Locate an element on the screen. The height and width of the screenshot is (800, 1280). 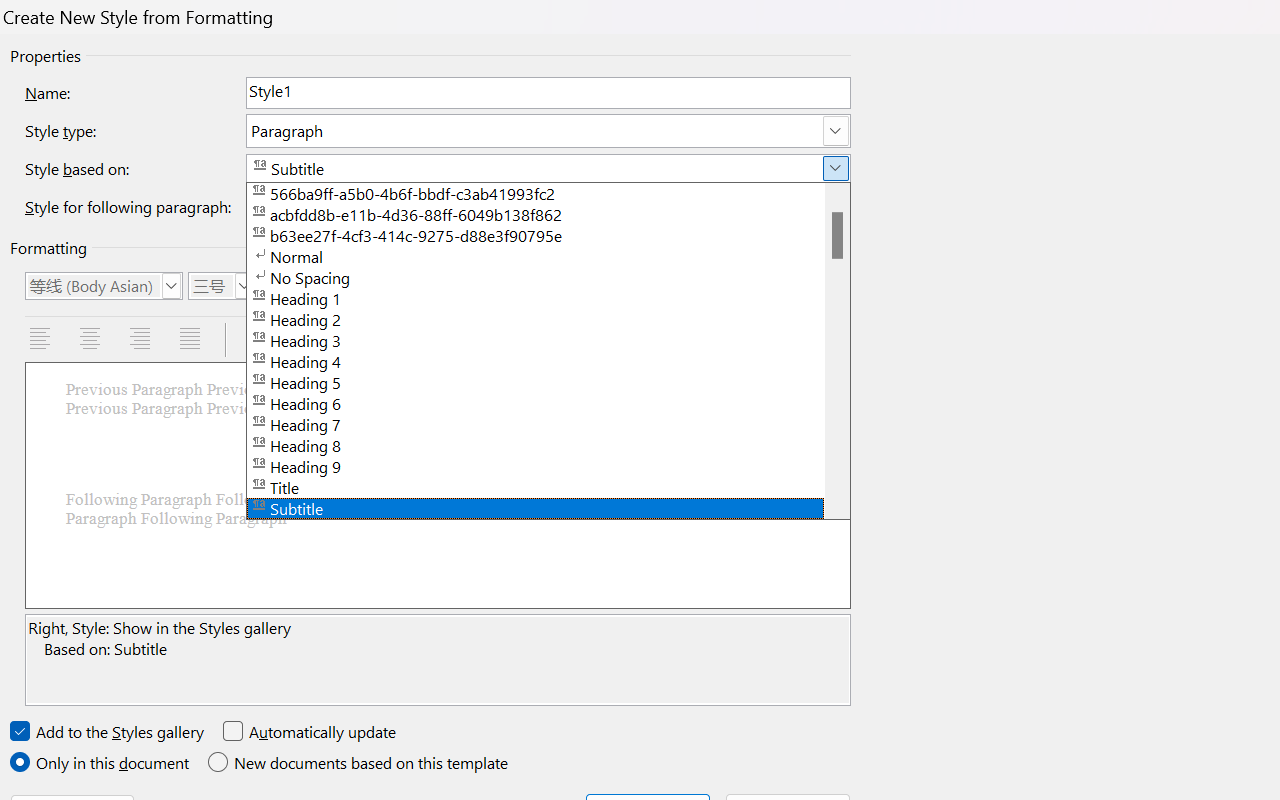
'Heading 2' is located at coordinates (548, 317).